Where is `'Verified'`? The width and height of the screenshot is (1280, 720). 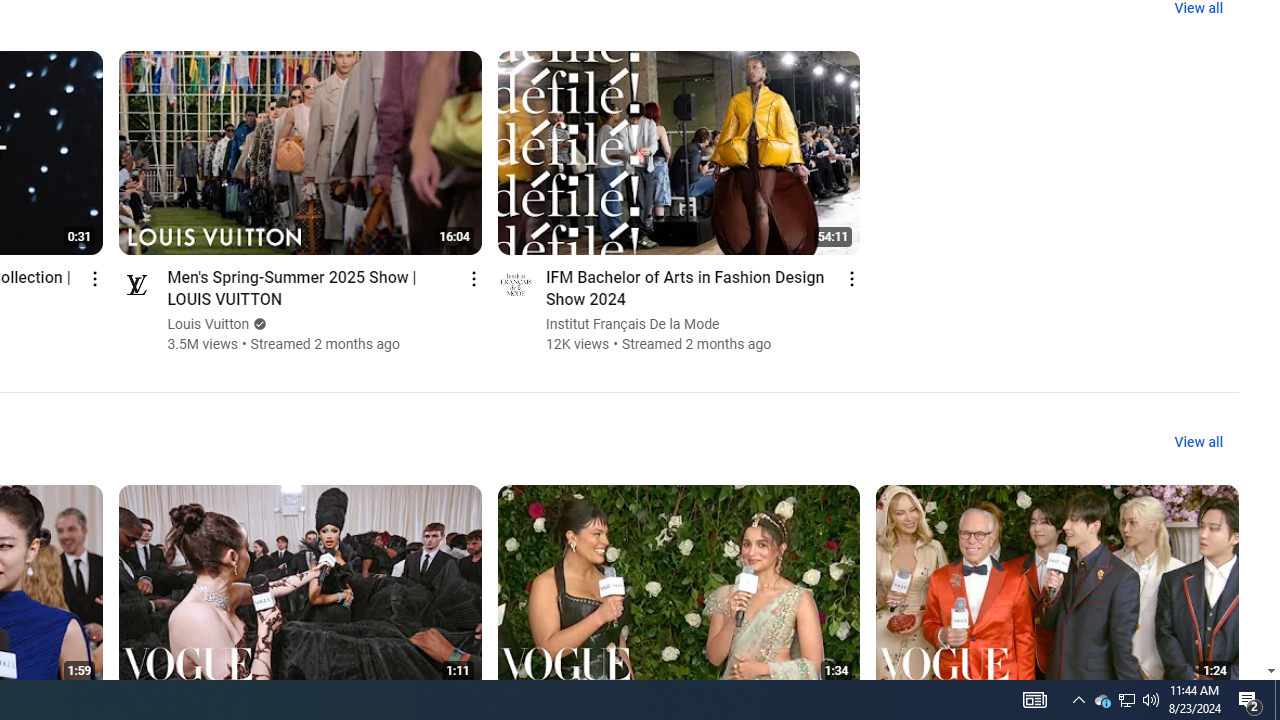 'Verified' is located at coordinates (257, 323).